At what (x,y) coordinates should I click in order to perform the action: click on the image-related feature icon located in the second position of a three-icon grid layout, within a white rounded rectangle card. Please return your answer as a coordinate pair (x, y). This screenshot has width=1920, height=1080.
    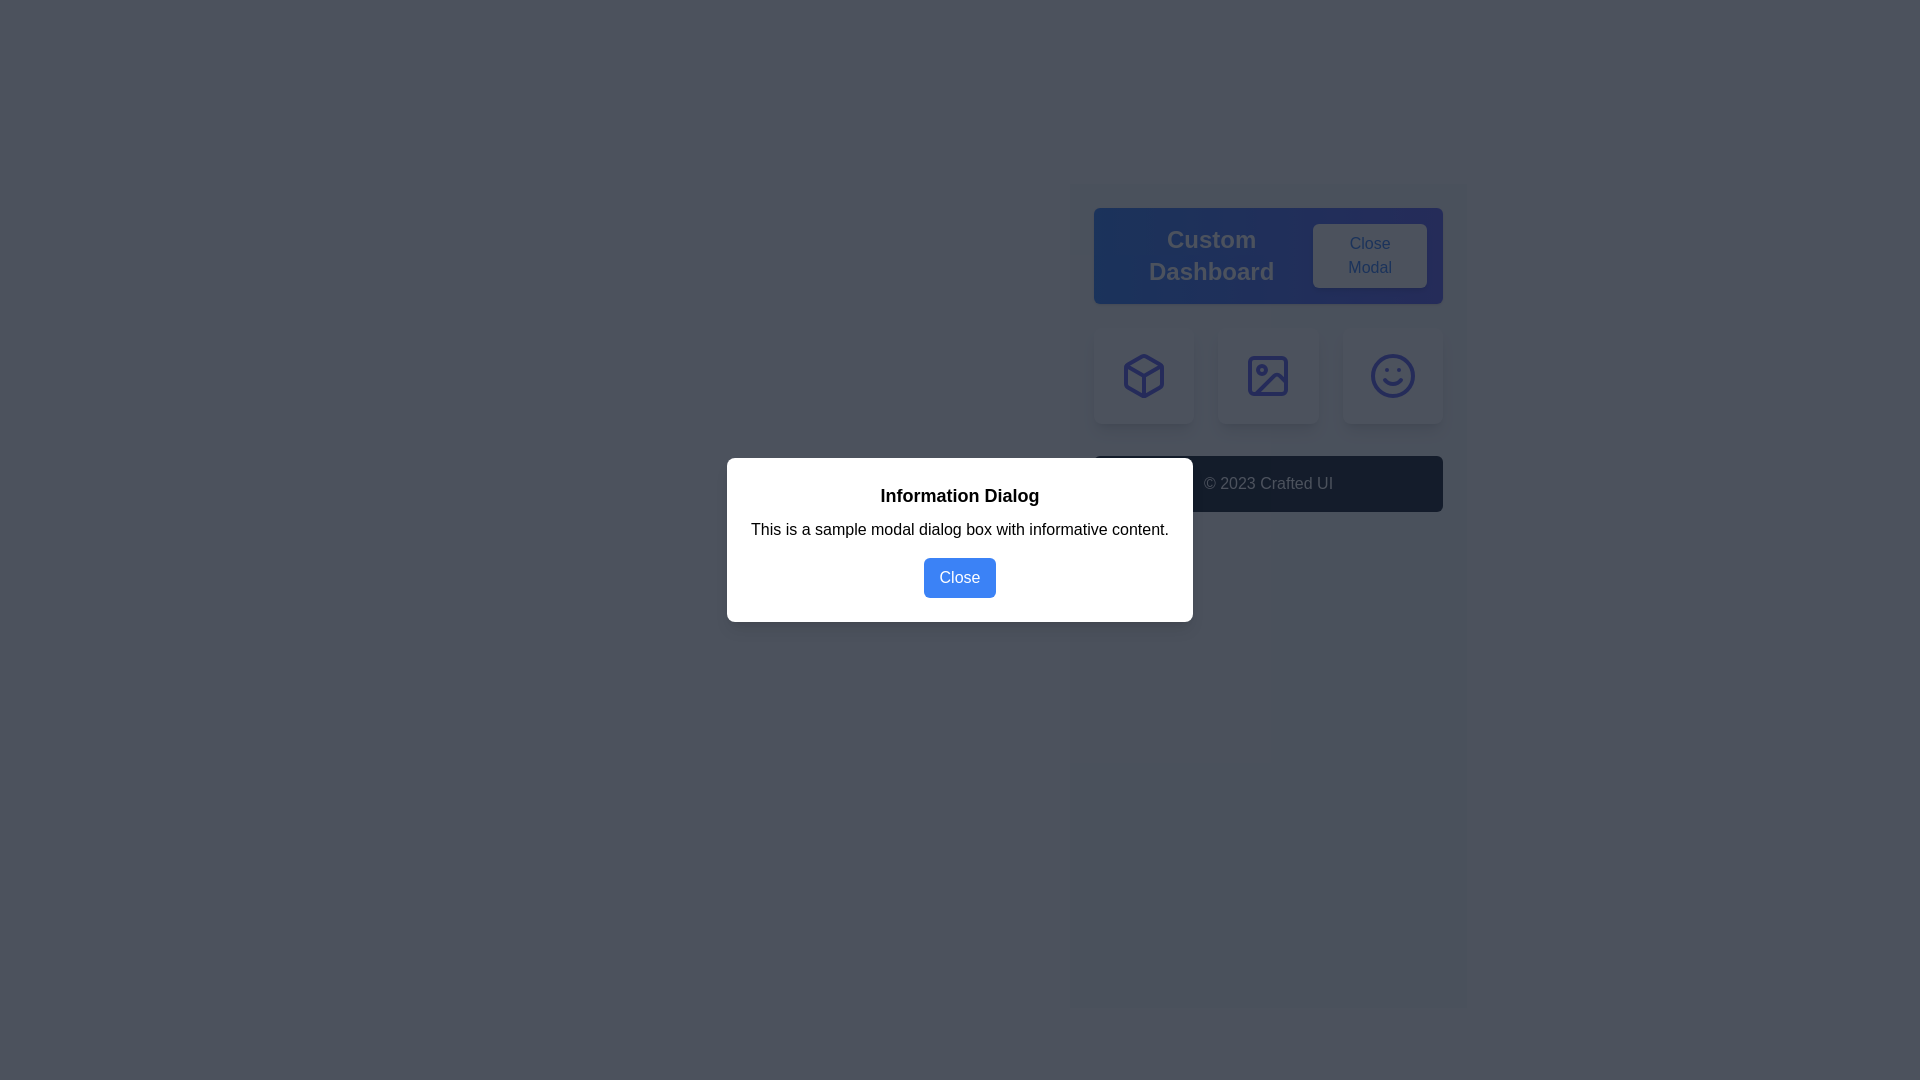
    Looking at the image, I should click on (1267, 375).